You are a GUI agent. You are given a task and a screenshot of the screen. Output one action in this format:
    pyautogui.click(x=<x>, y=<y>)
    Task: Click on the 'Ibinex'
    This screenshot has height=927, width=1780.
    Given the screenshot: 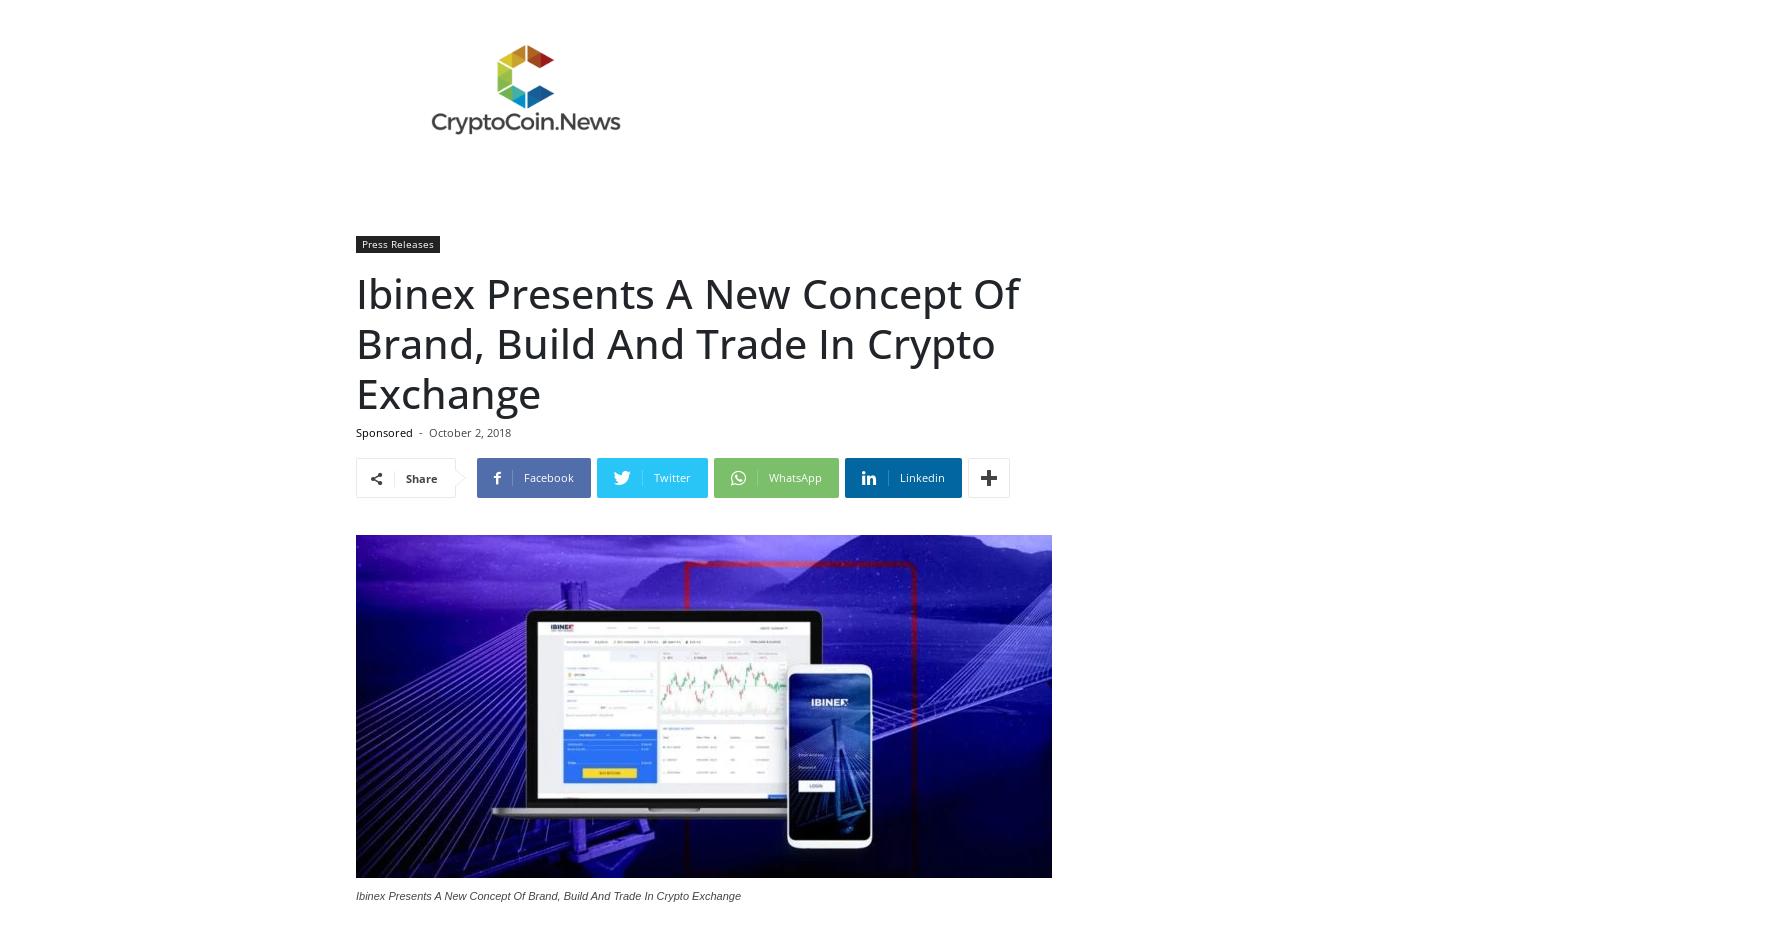 What is the action you would take?
    pyautogui.click(x=598, y=47)
    